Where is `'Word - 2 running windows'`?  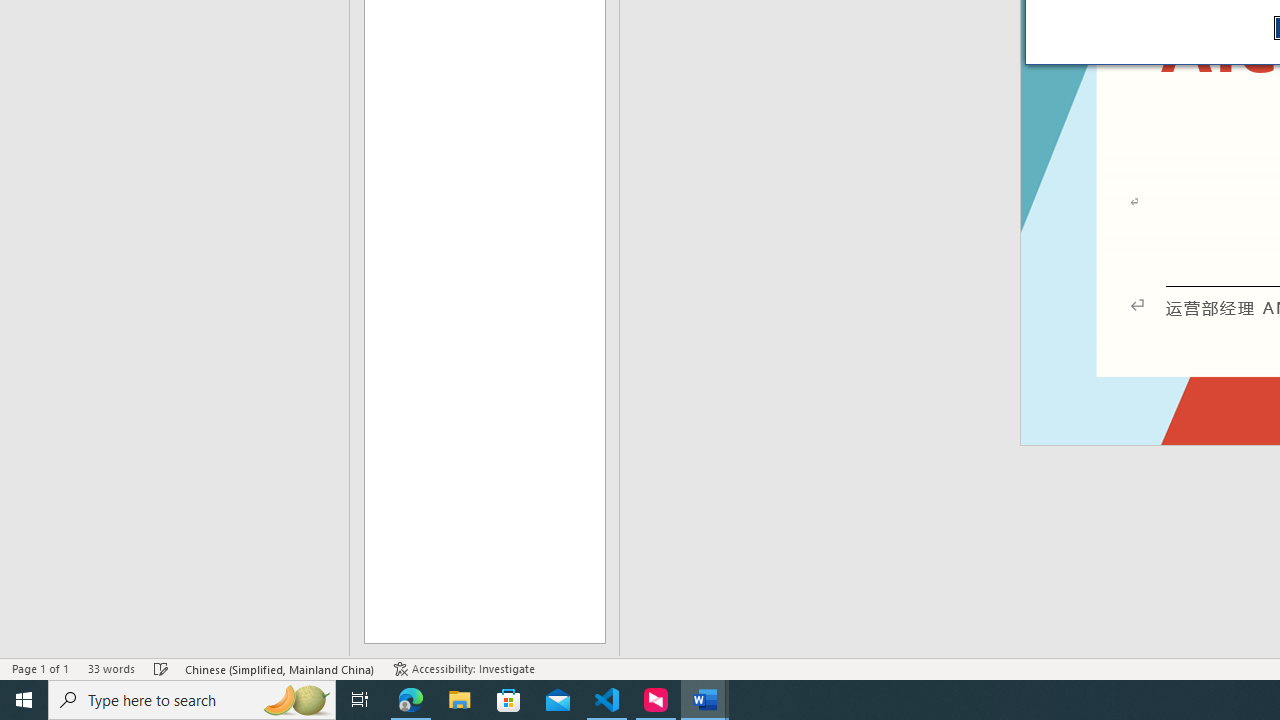 'Word - 2 running windows' is located at coordinates (705, 698).